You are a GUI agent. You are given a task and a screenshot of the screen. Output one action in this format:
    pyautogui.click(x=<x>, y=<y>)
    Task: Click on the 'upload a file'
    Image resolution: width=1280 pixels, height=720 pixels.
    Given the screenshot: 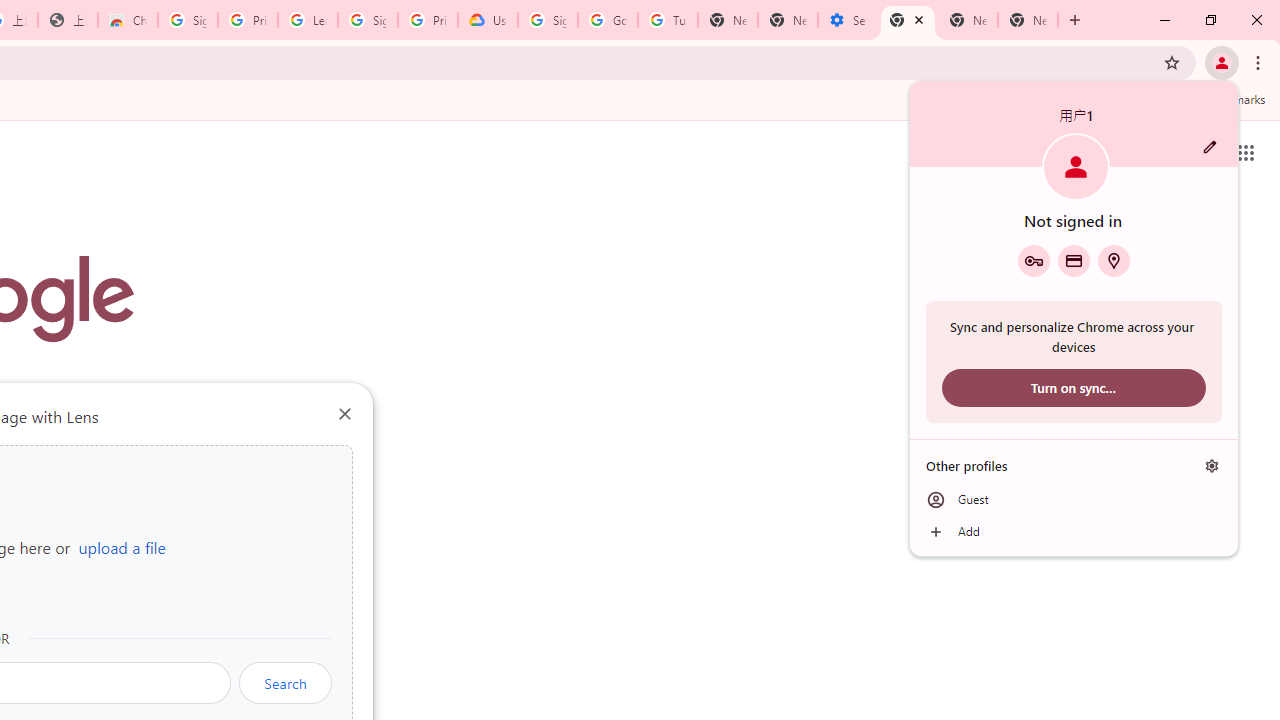 What is the action you would take?
    pyautogui.click(x=121, y=547)
    